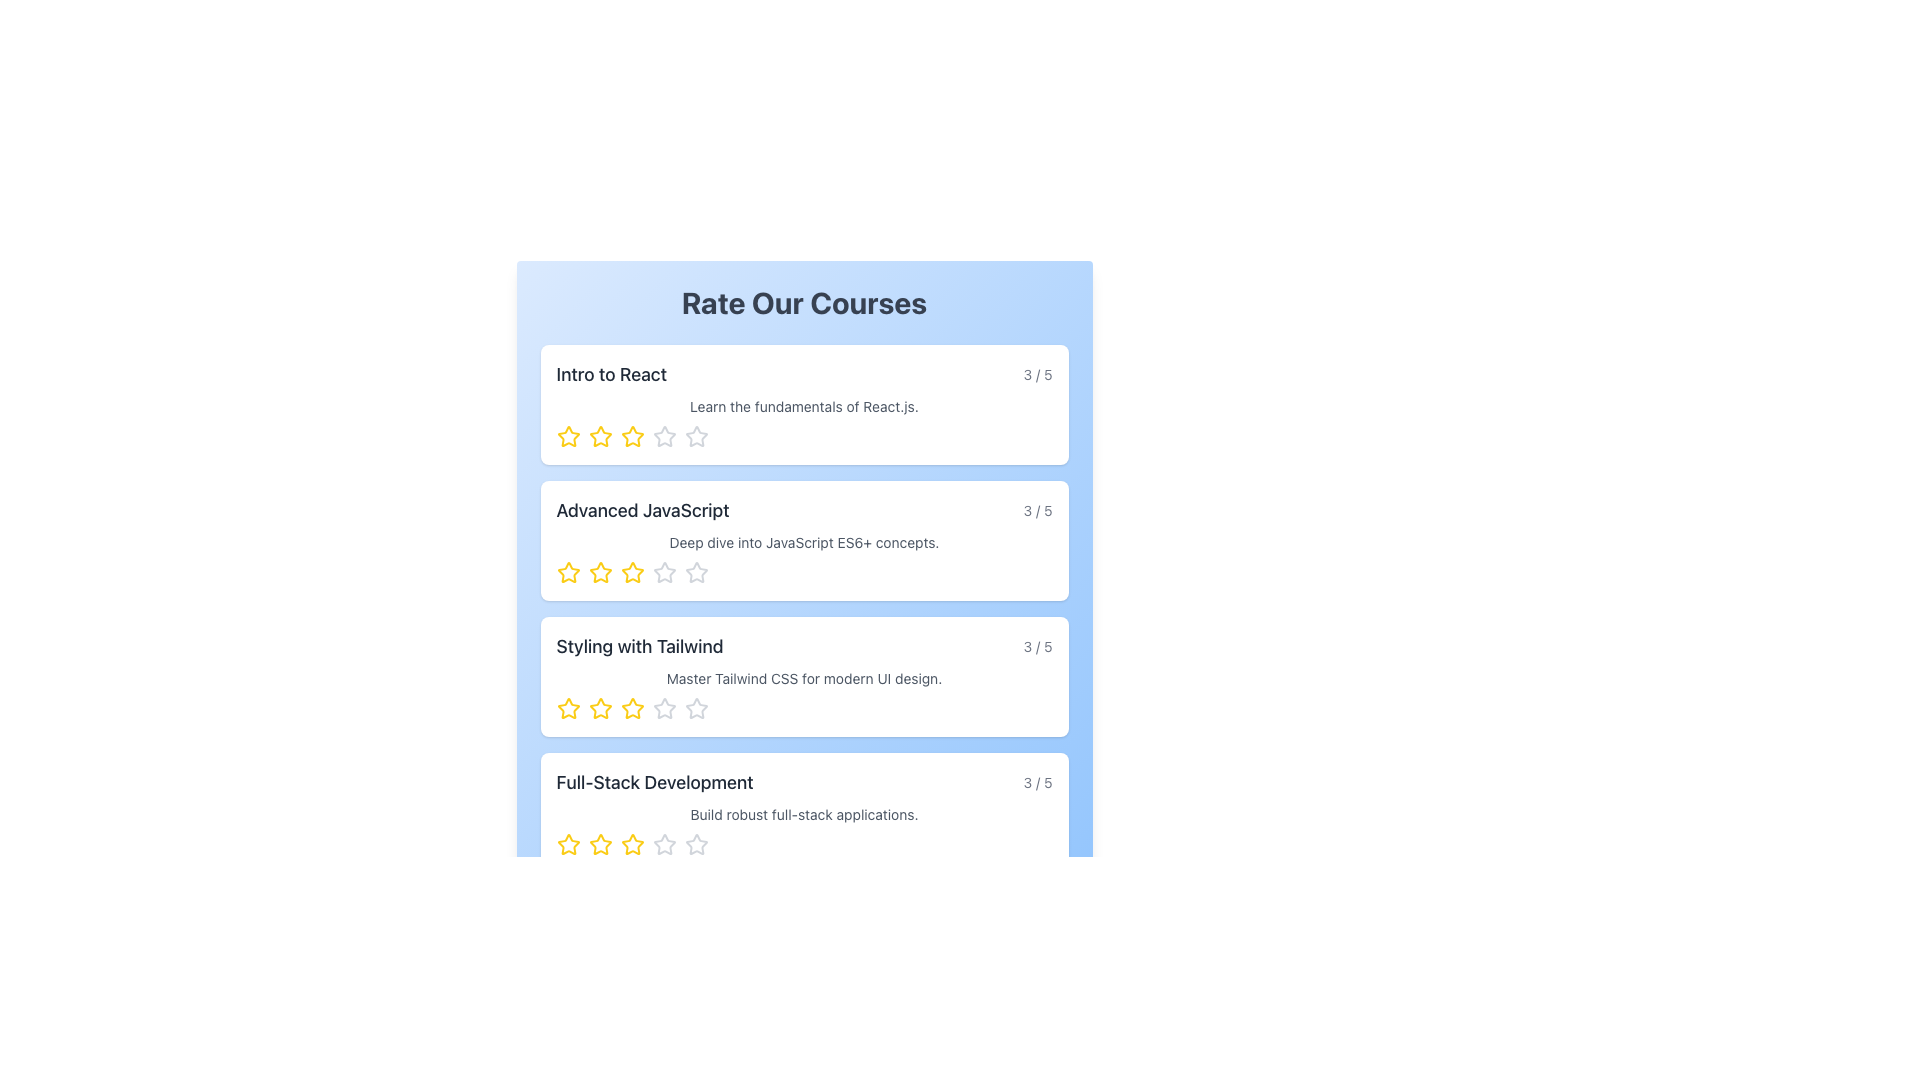 This screenshot has height=1080, width=1920. I want to click on the fourth inactive rating star icon to give a 4-star rating for the course 'Styling with Tailwind', so click(664, 708).